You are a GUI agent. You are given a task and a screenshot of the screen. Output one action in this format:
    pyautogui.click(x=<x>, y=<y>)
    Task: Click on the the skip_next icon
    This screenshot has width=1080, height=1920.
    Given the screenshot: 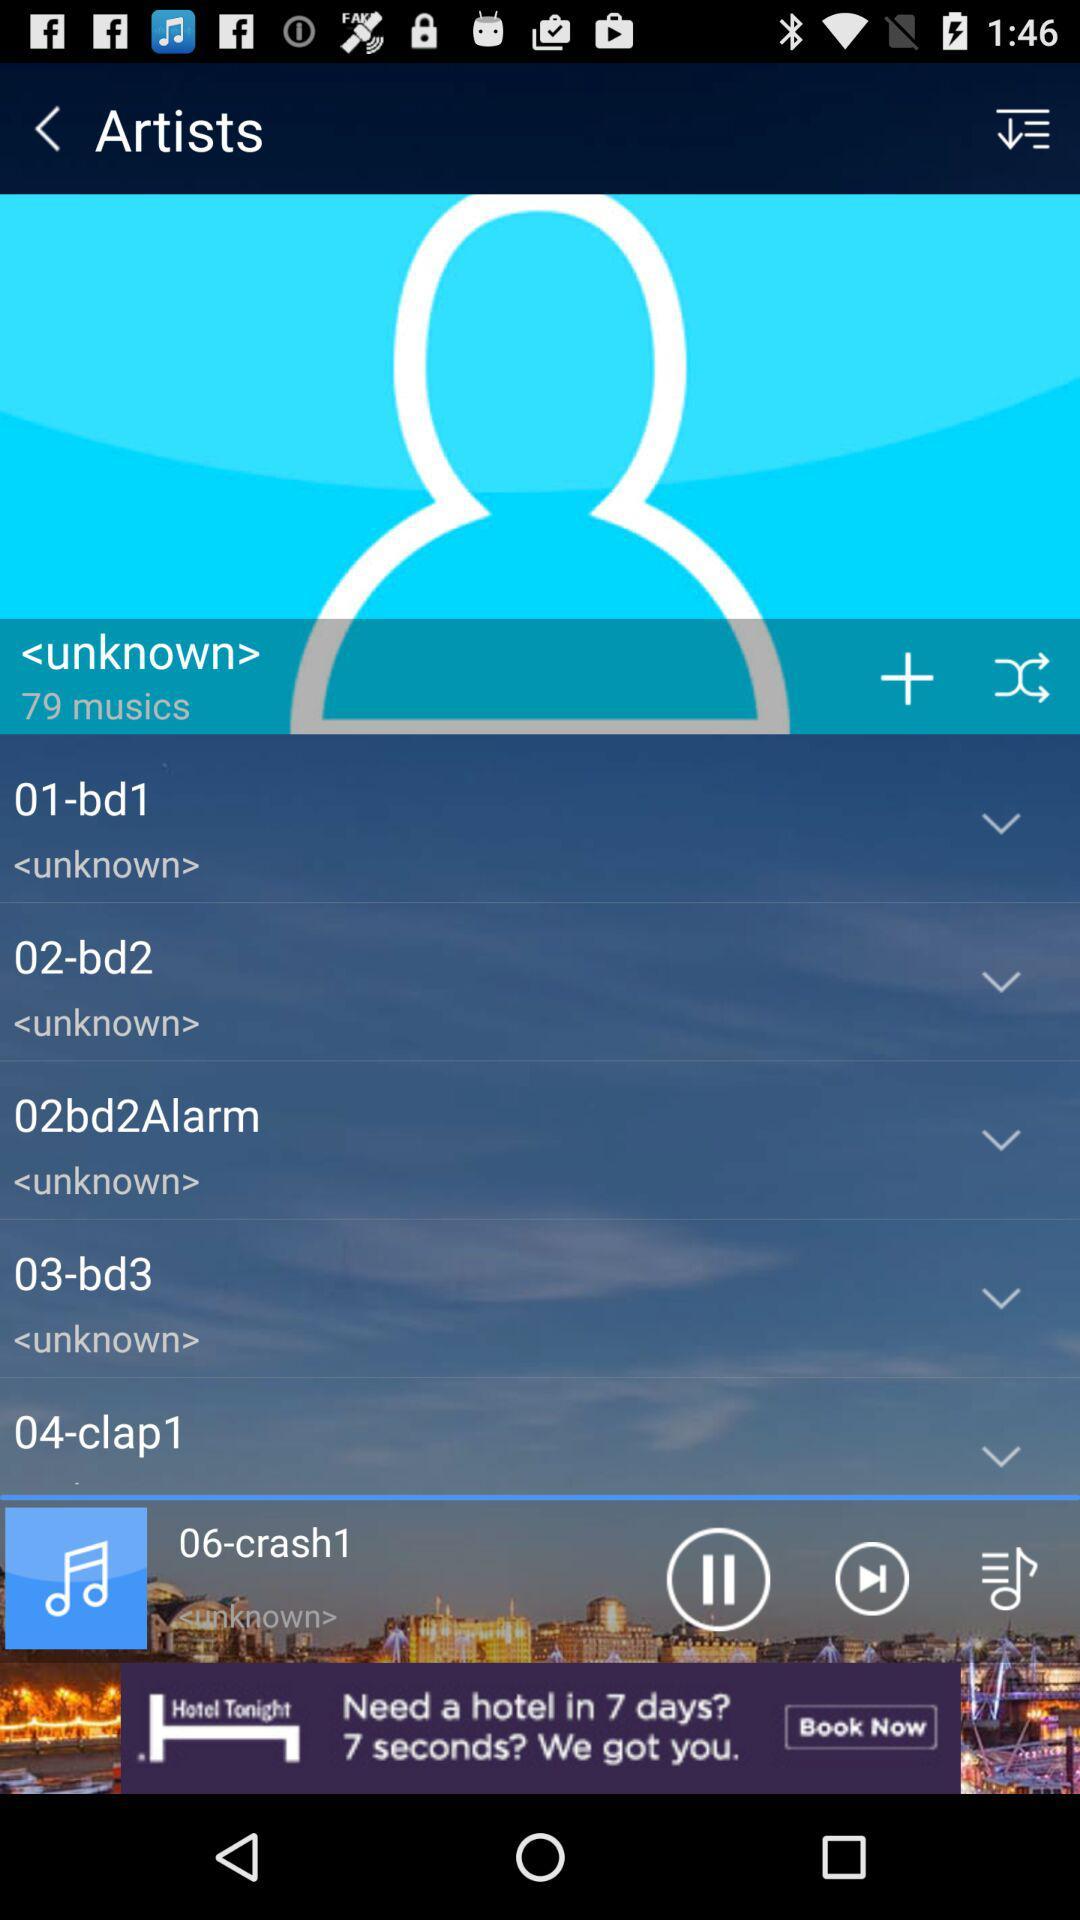 What is the action you would take?
    pyautogui.click(x=870, y=1688)
    